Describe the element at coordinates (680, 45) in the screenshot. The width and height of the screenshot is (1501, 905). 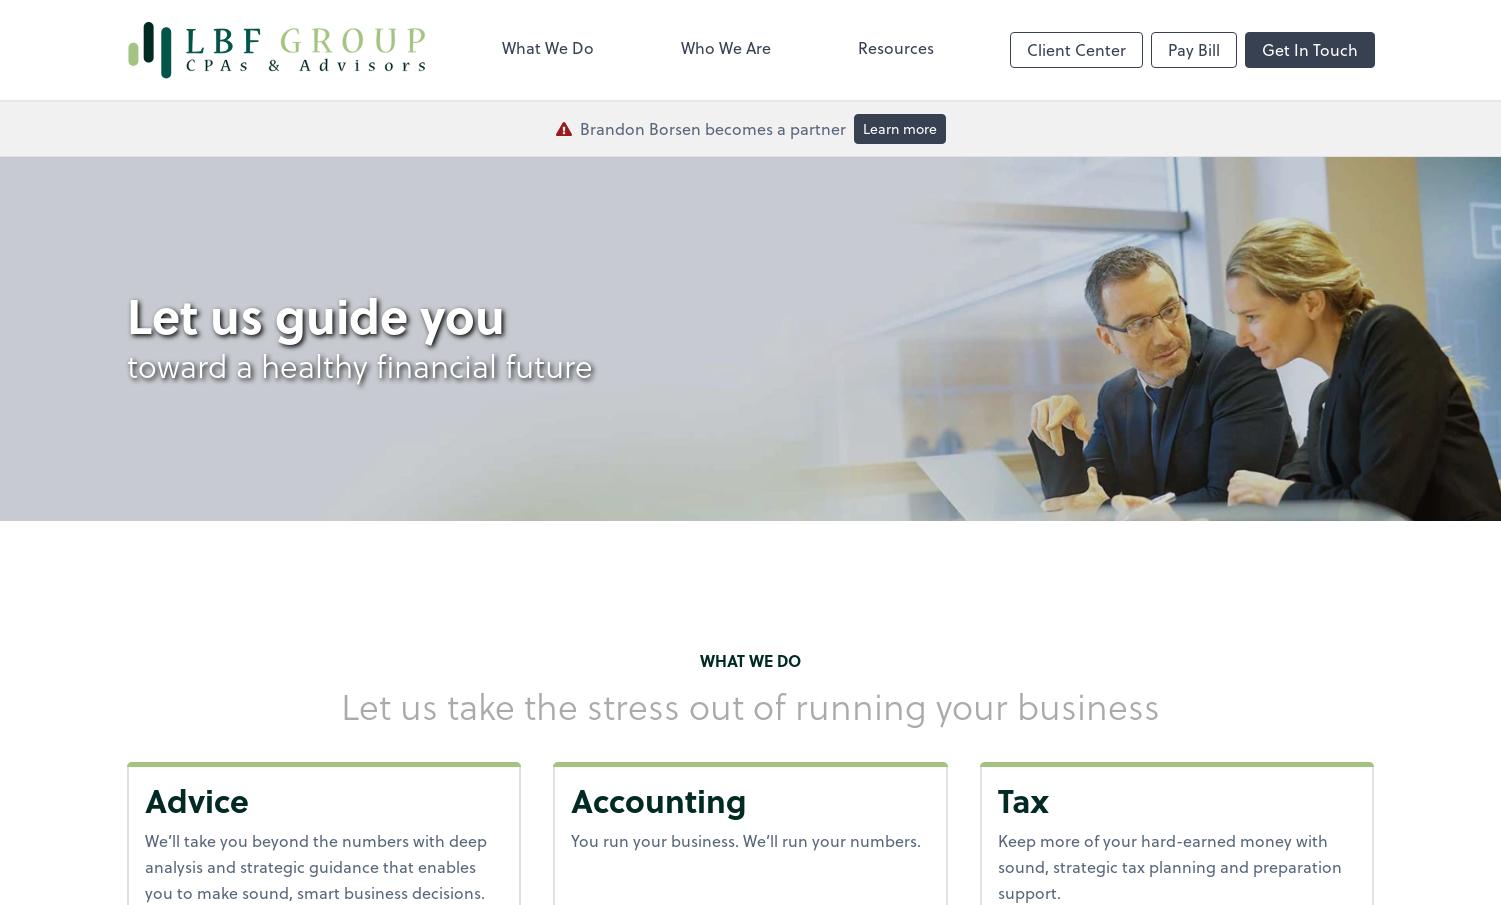
I see `'Who We Are'` at that location.